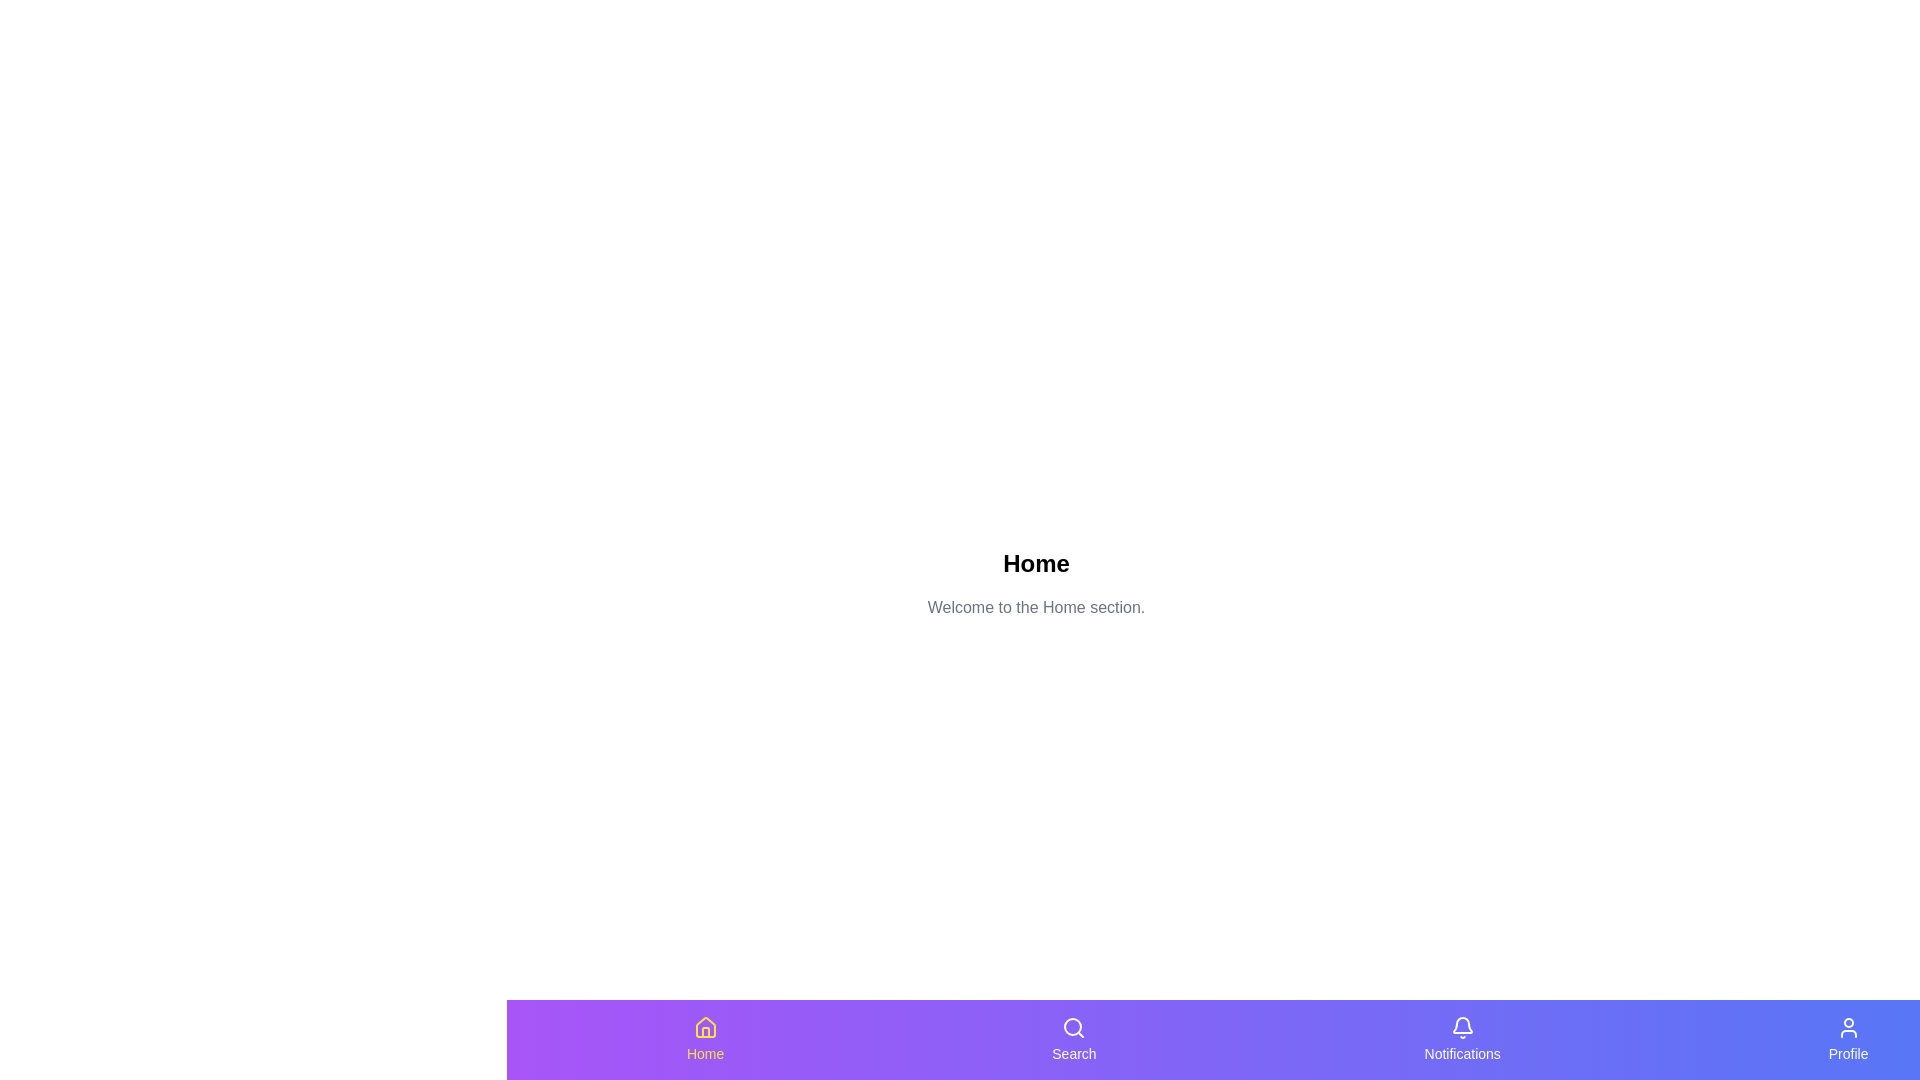 The width and height of the screenshot is (1920, 1080). Describe the element at coordinates (1036, 607) in the screenshot. I see `the Text label that provides a welcoming message in the 'Home' section of the application, located directly beneath the title 'Home'` at that location.